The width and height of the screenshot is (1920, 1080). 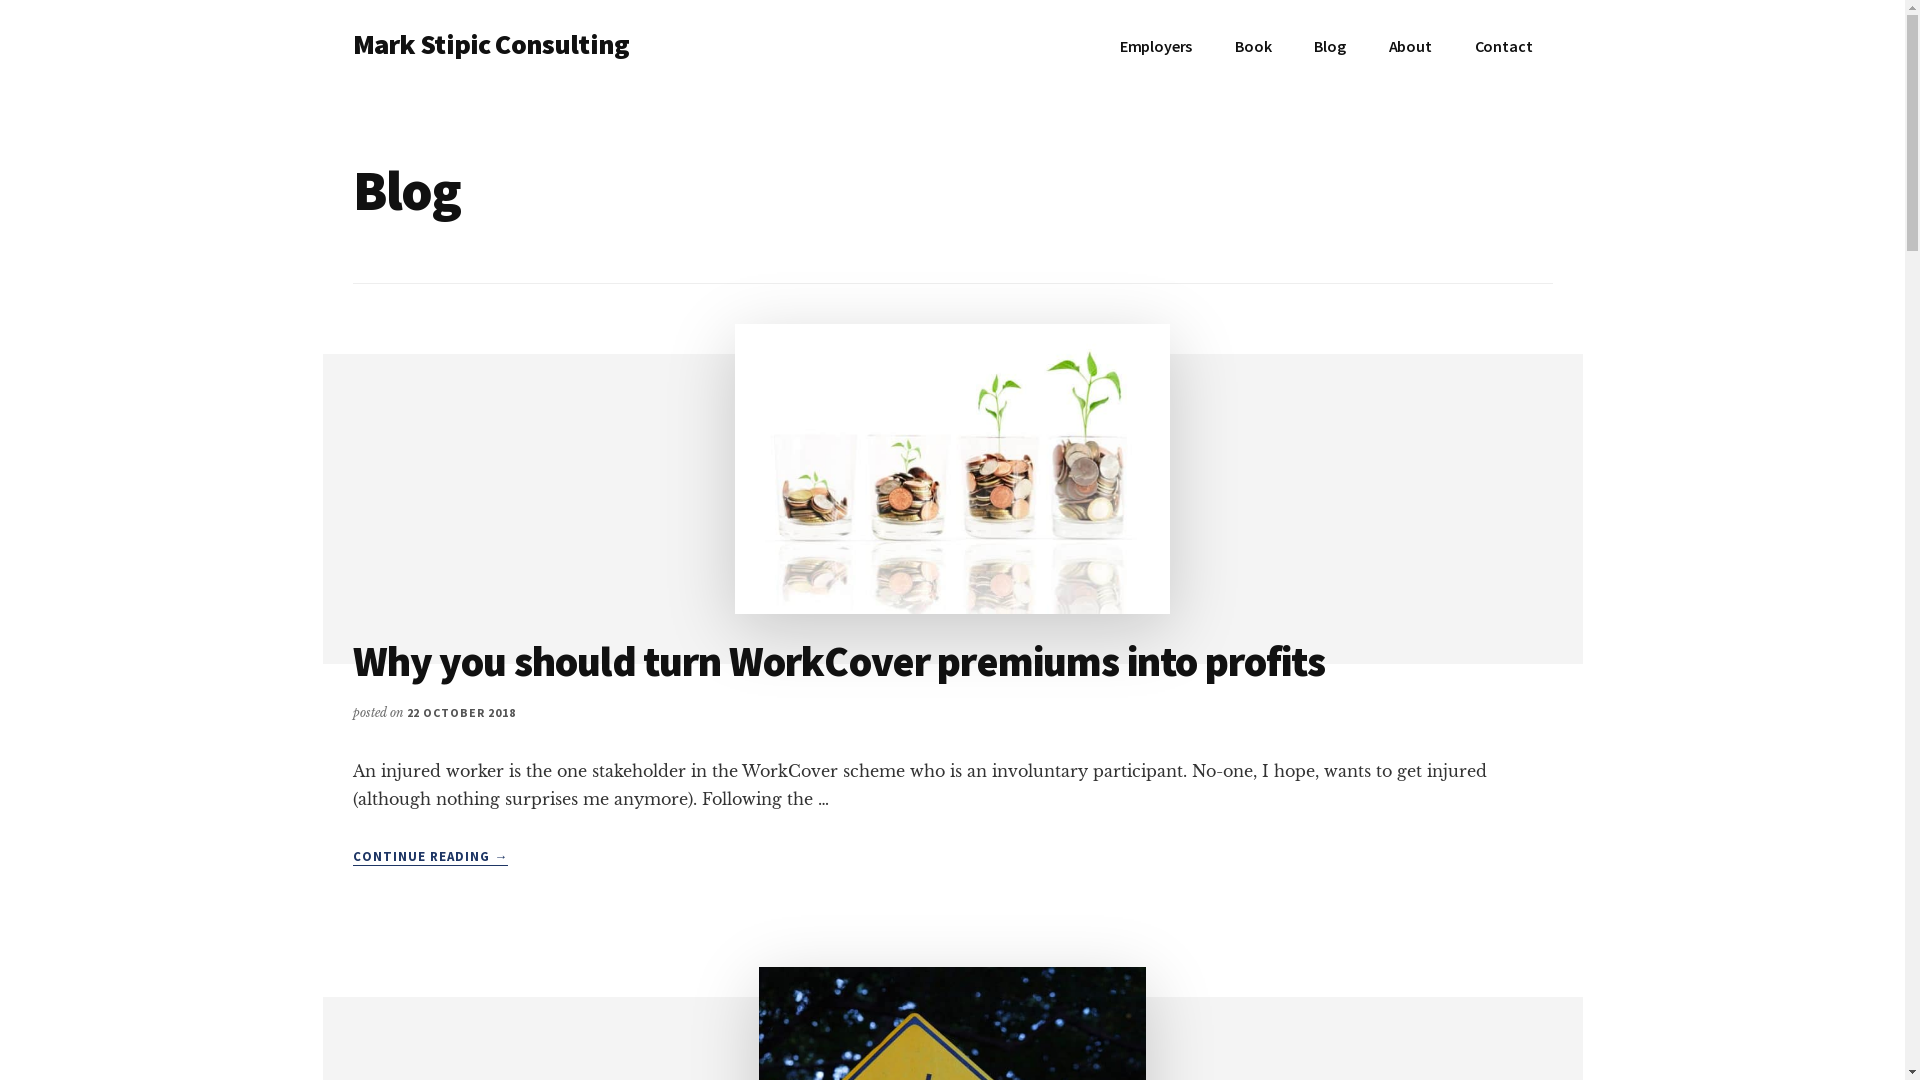 I want to click on 'Blog', so click(x=1329, y=45).